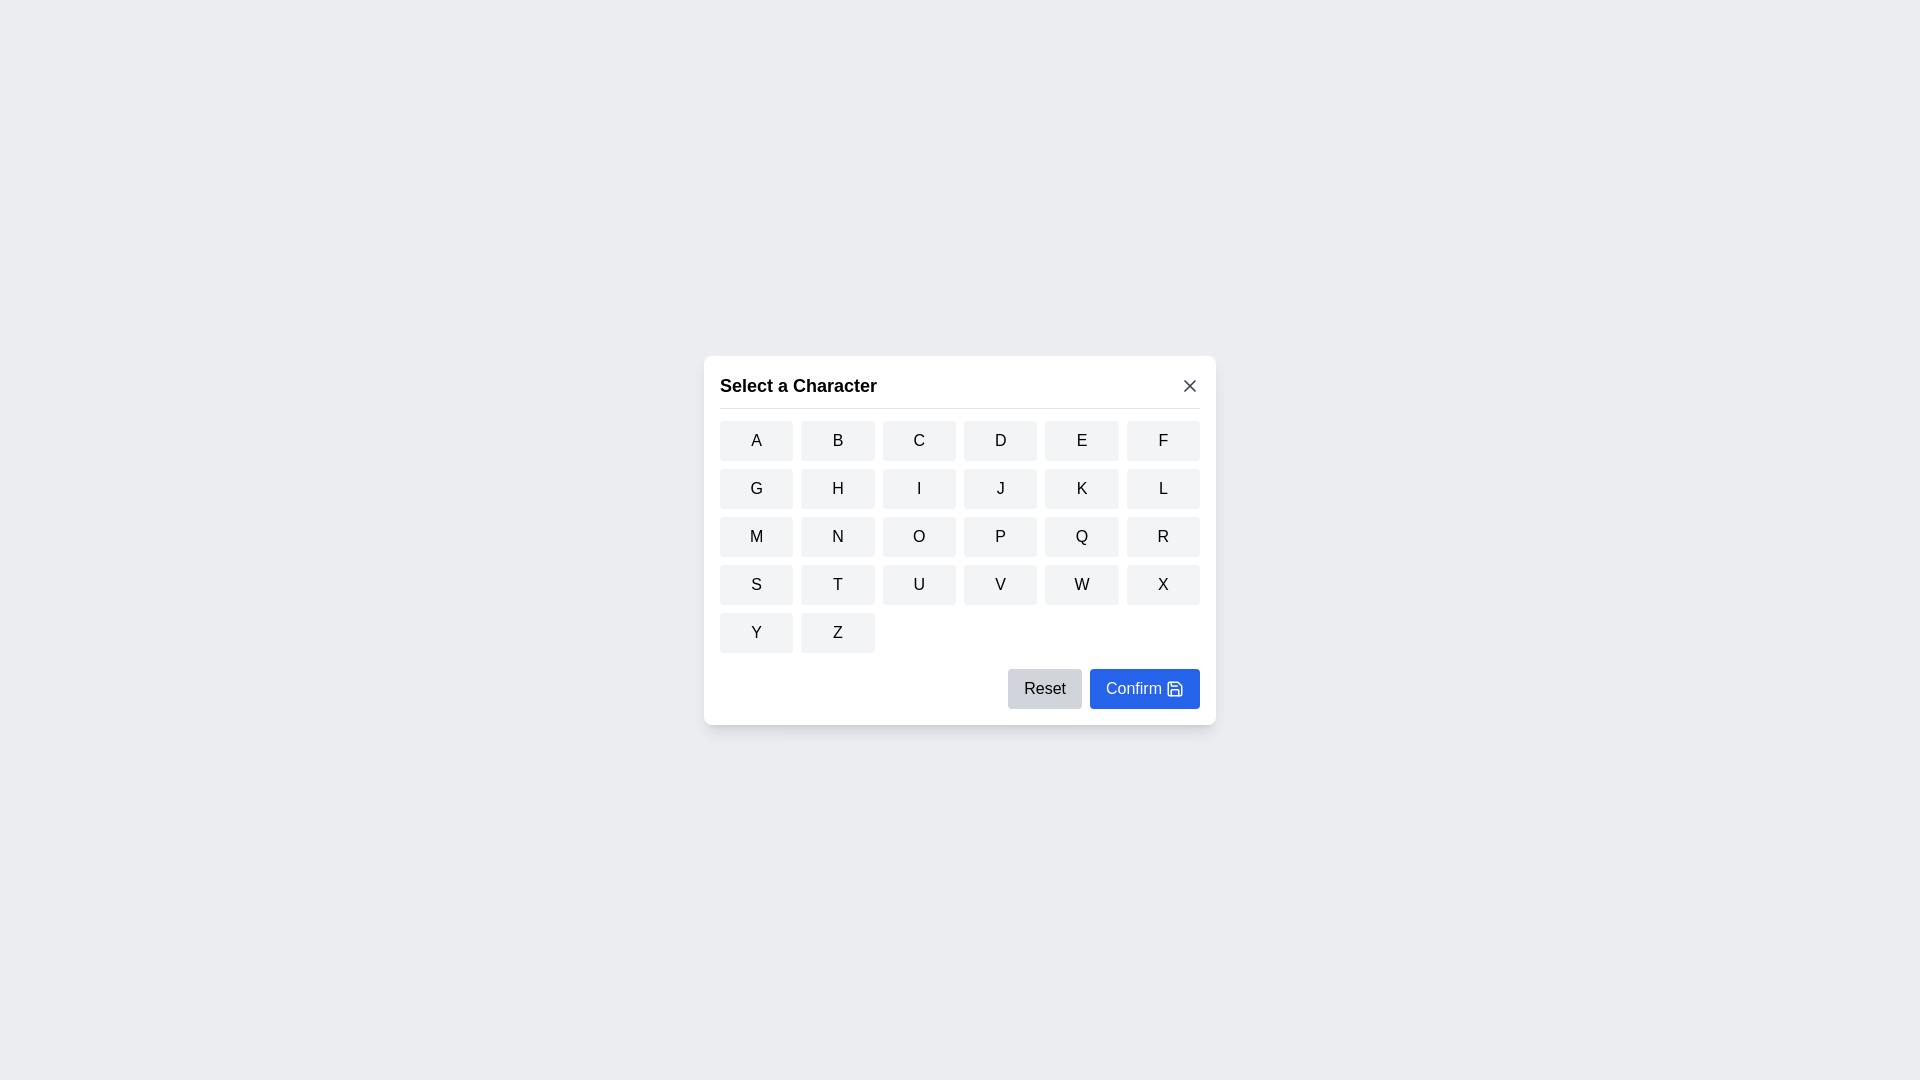 The width and height of the screenshot is (1920, 1080). What do you see at coordinates (1001, 488) in the screenshot?
I see `the button corresponding to the character J to select it` at bounding box center [1001, 488].